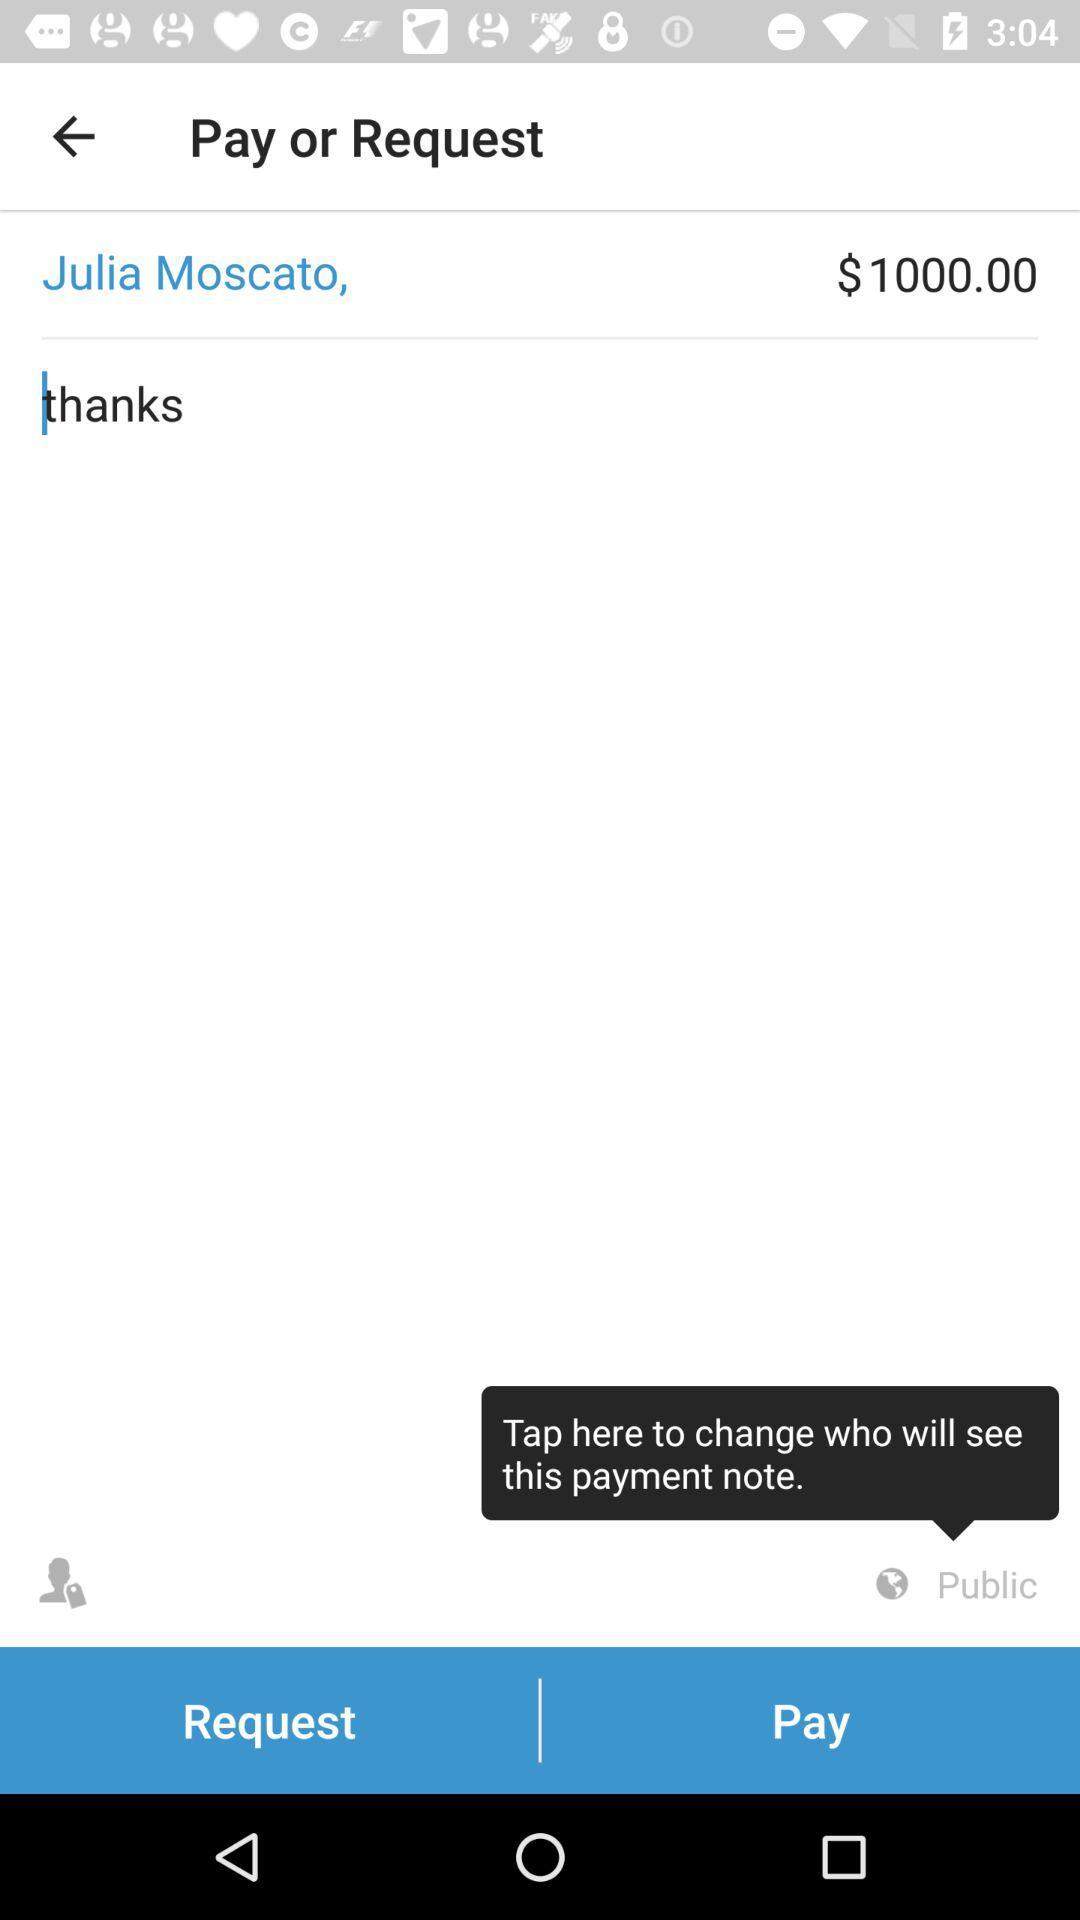 This screenshot has width=1080, height=1920. What do you see at coordinates (952, 1583) in the screenshot?
I see `the public` at bounding box center [952, 1583].